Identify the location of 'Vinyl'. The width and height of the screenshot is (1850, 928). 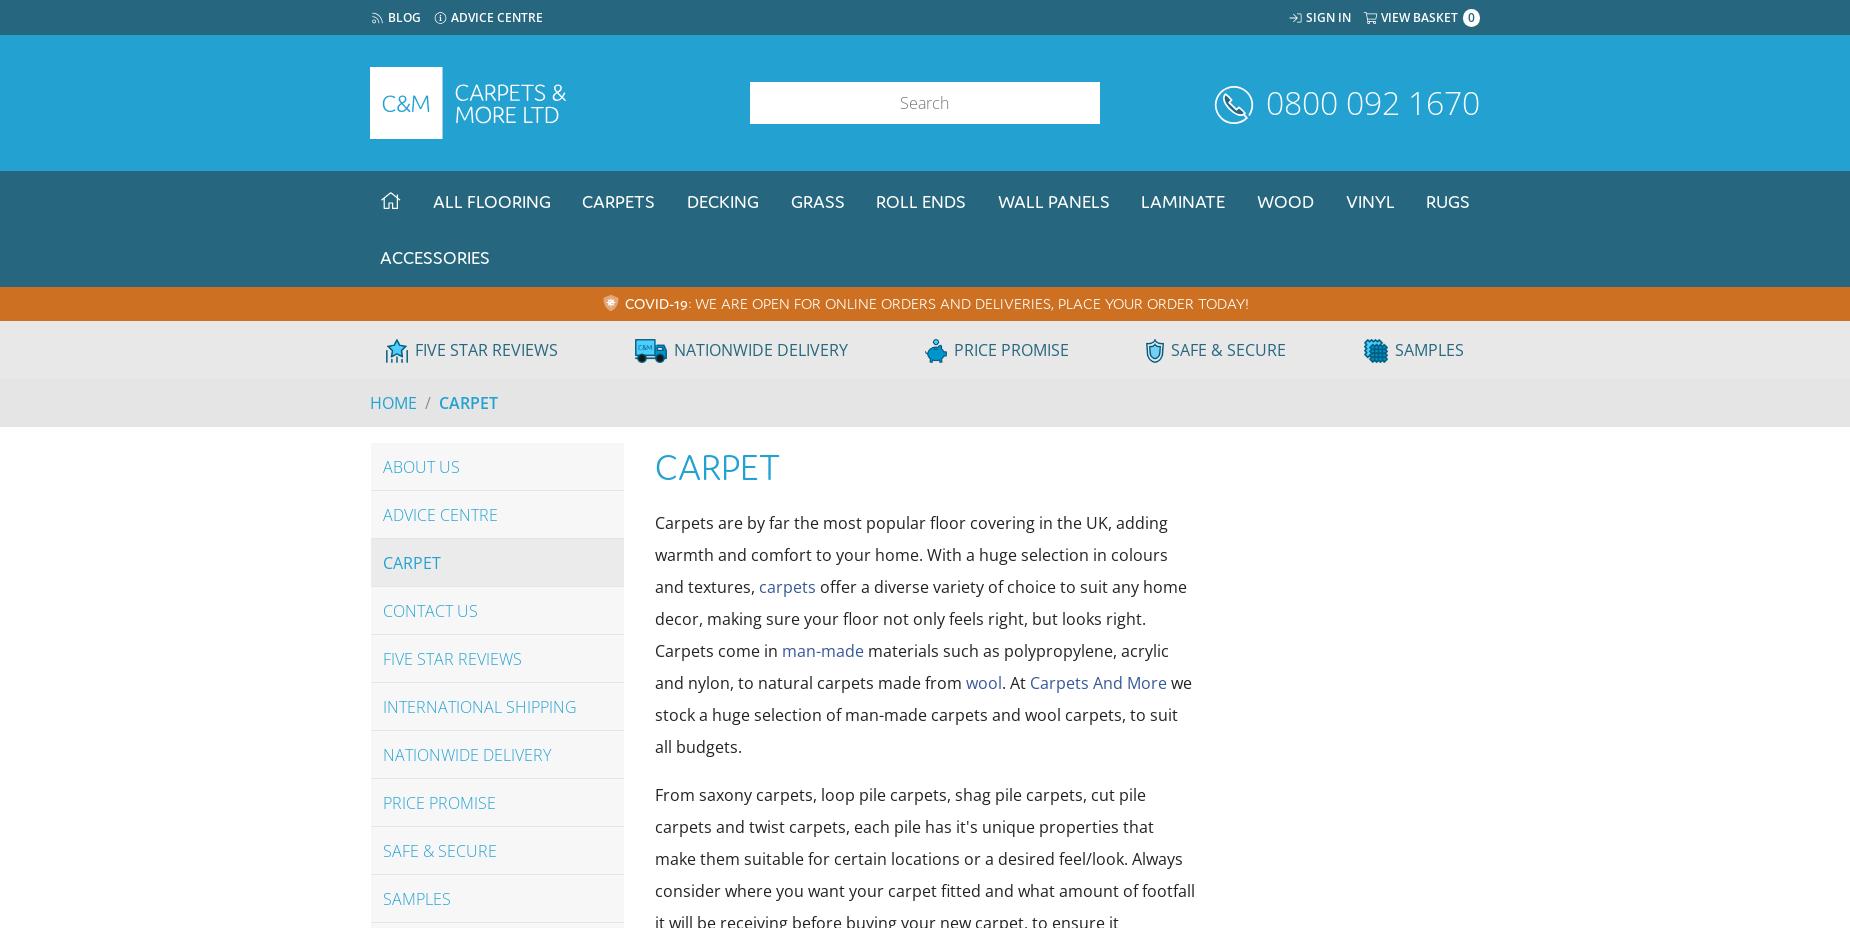
(1368, 201).